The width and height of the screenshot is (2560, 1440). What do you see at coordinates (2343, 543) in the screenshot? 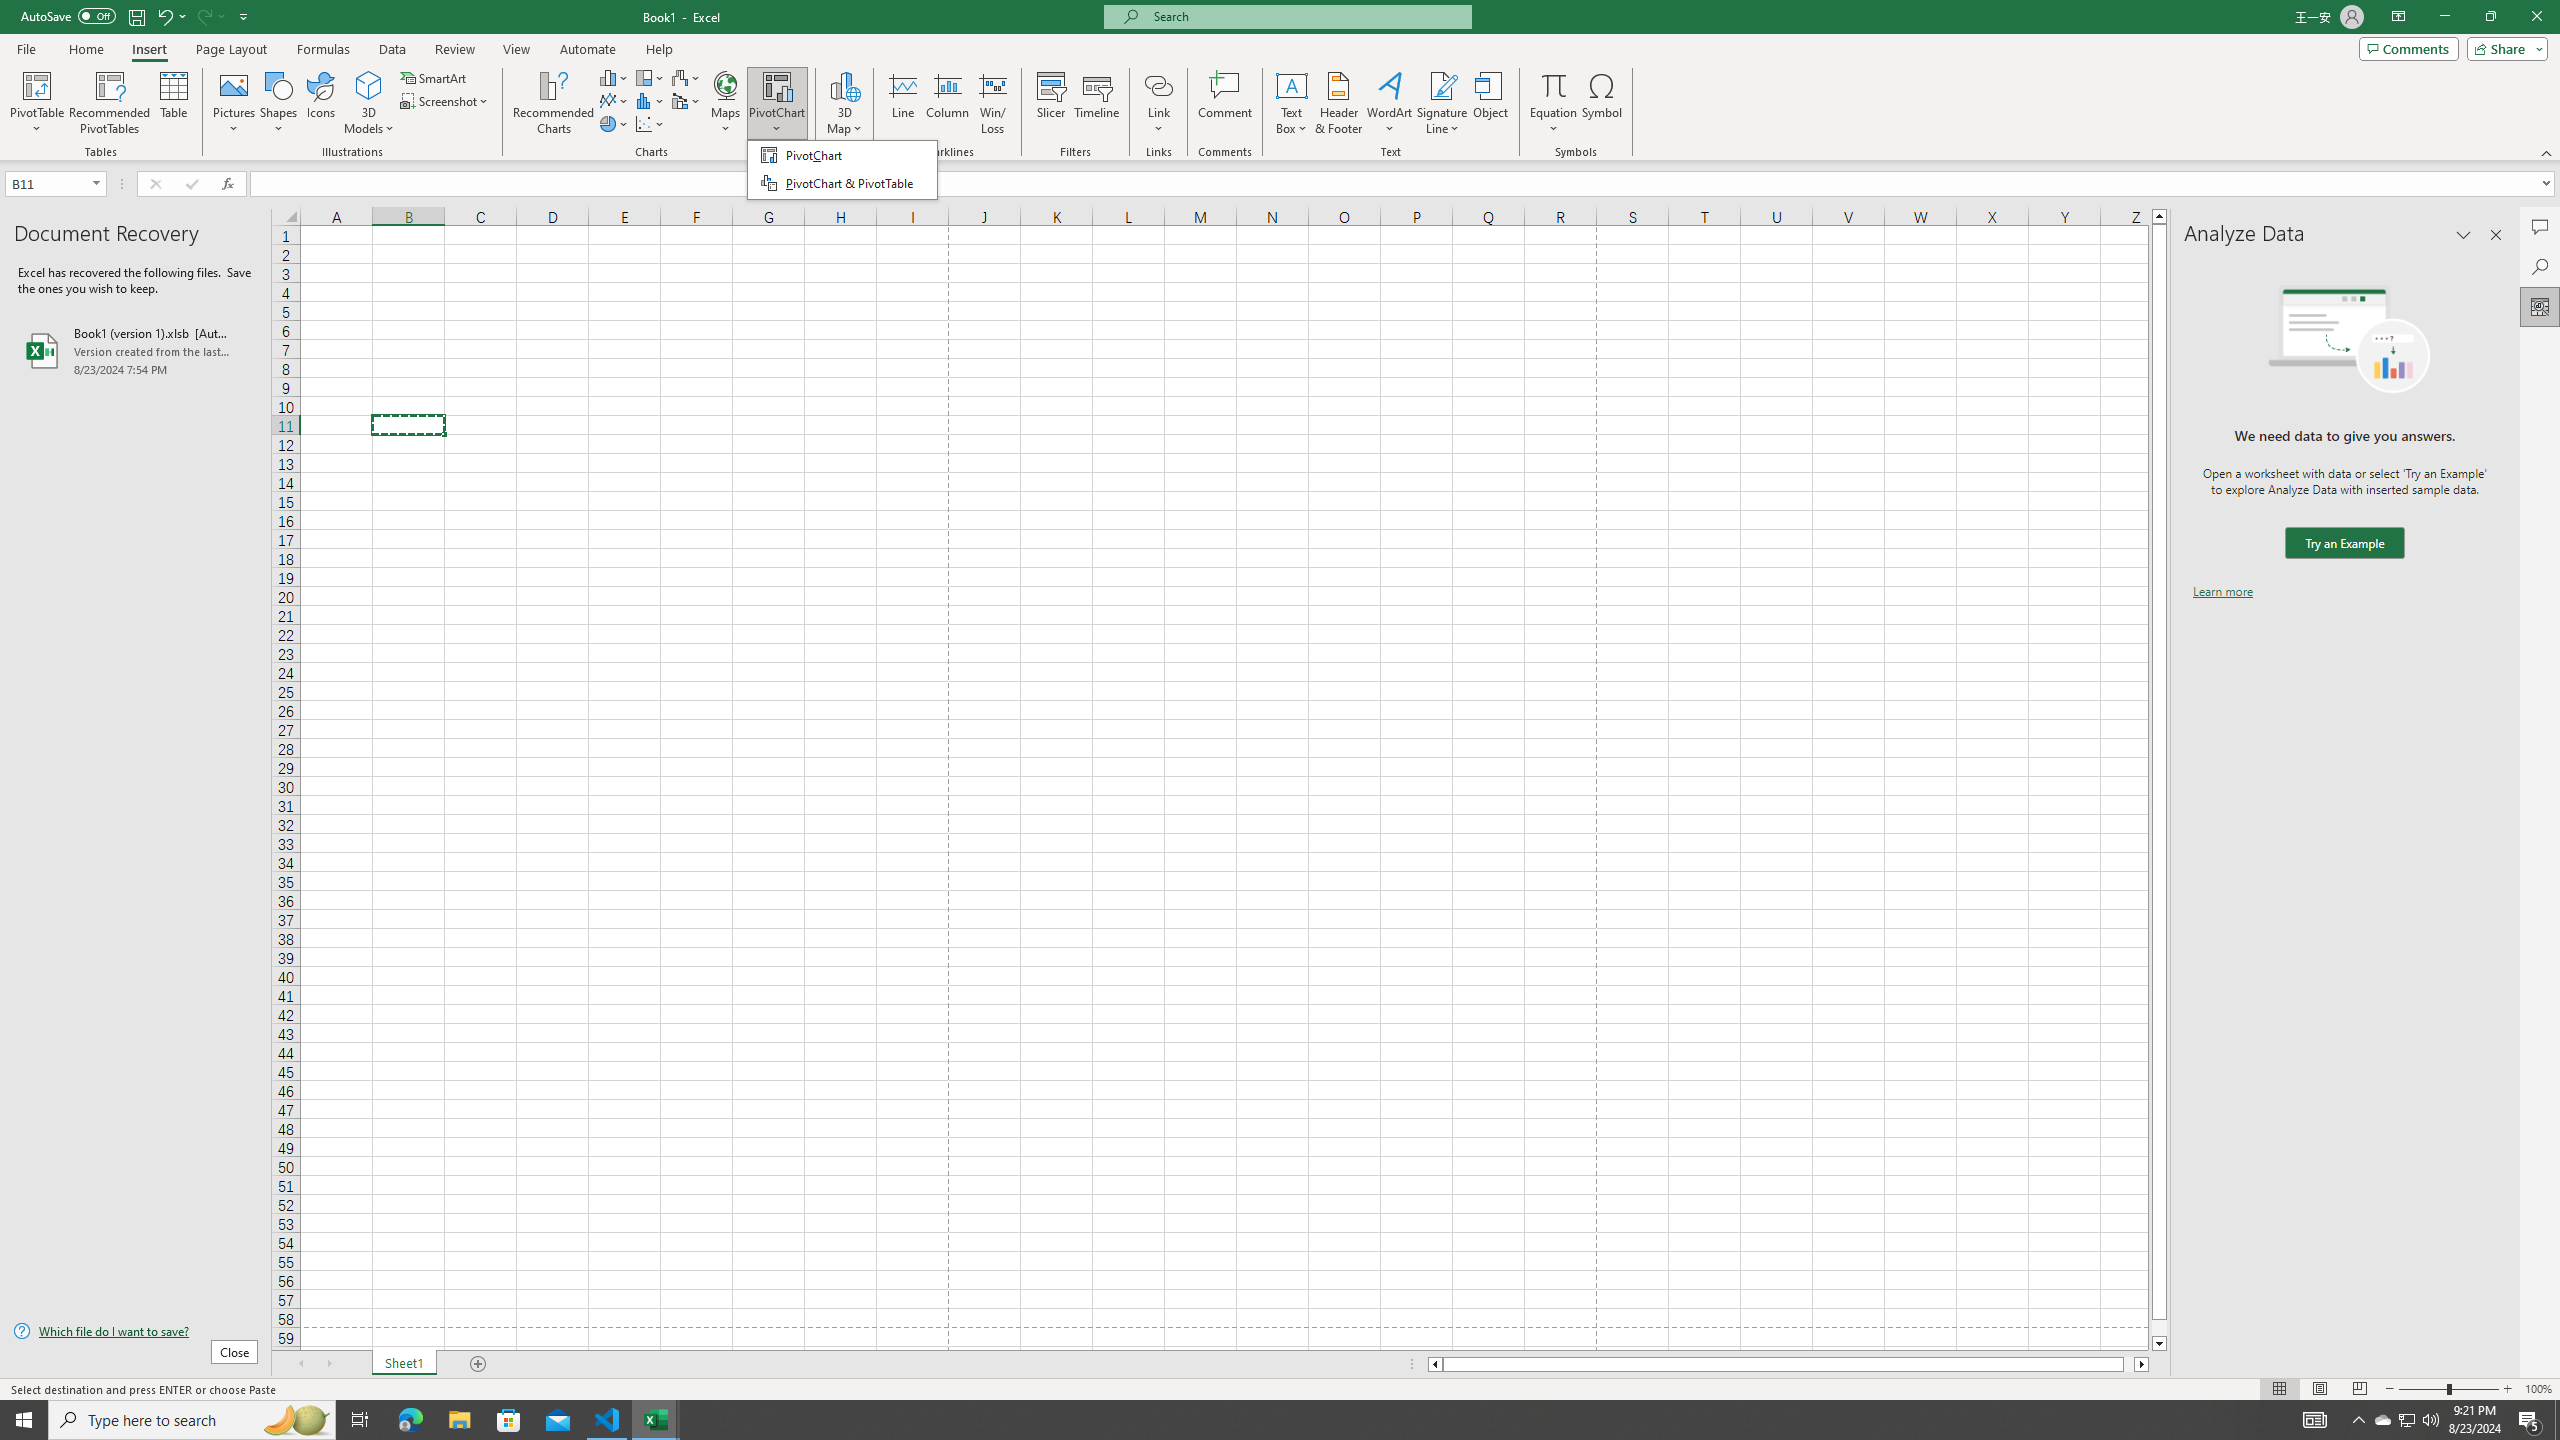
I see `'We need data to give you answers. Try an Example'` at bounding box center [2343, 543].